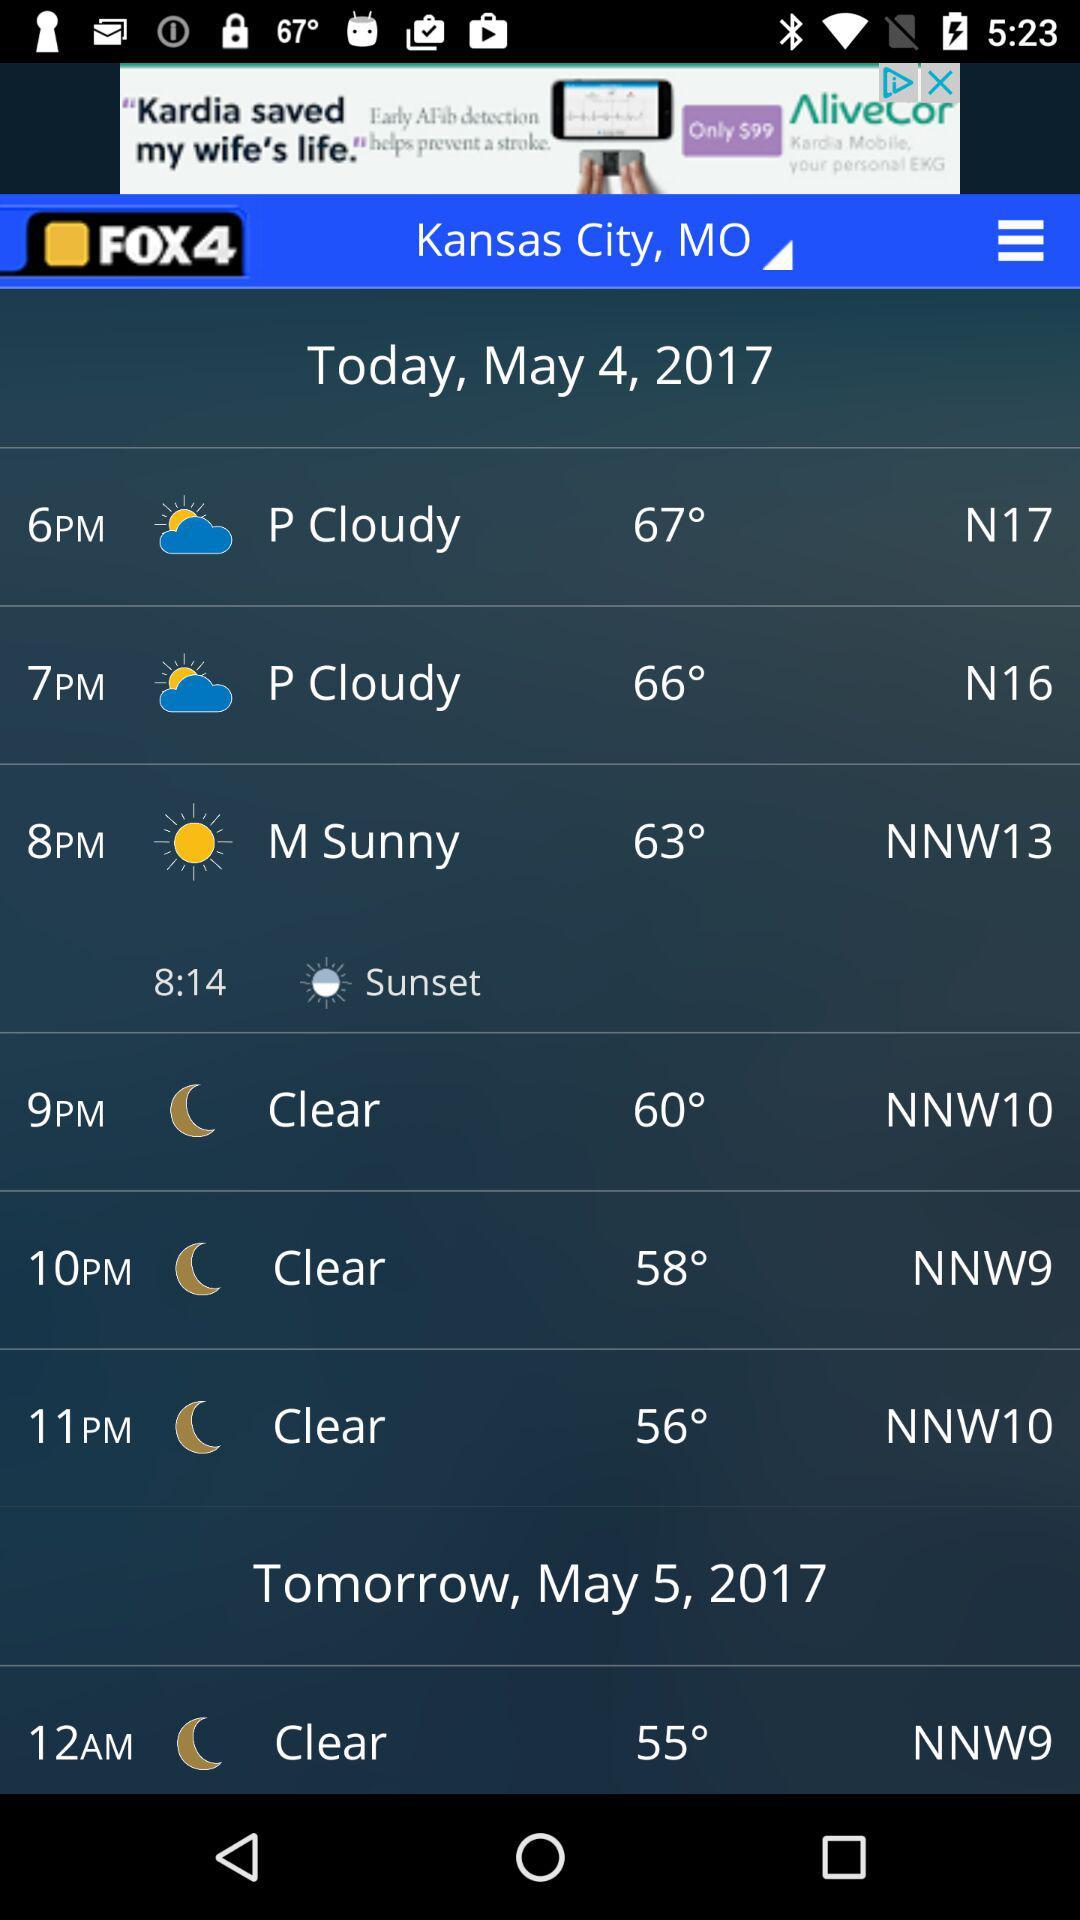 The height and width of the screenshot is (1920, 1080). Describe the element at coordinates (540, 127) in the screenshot. I see `try this website` at that location.